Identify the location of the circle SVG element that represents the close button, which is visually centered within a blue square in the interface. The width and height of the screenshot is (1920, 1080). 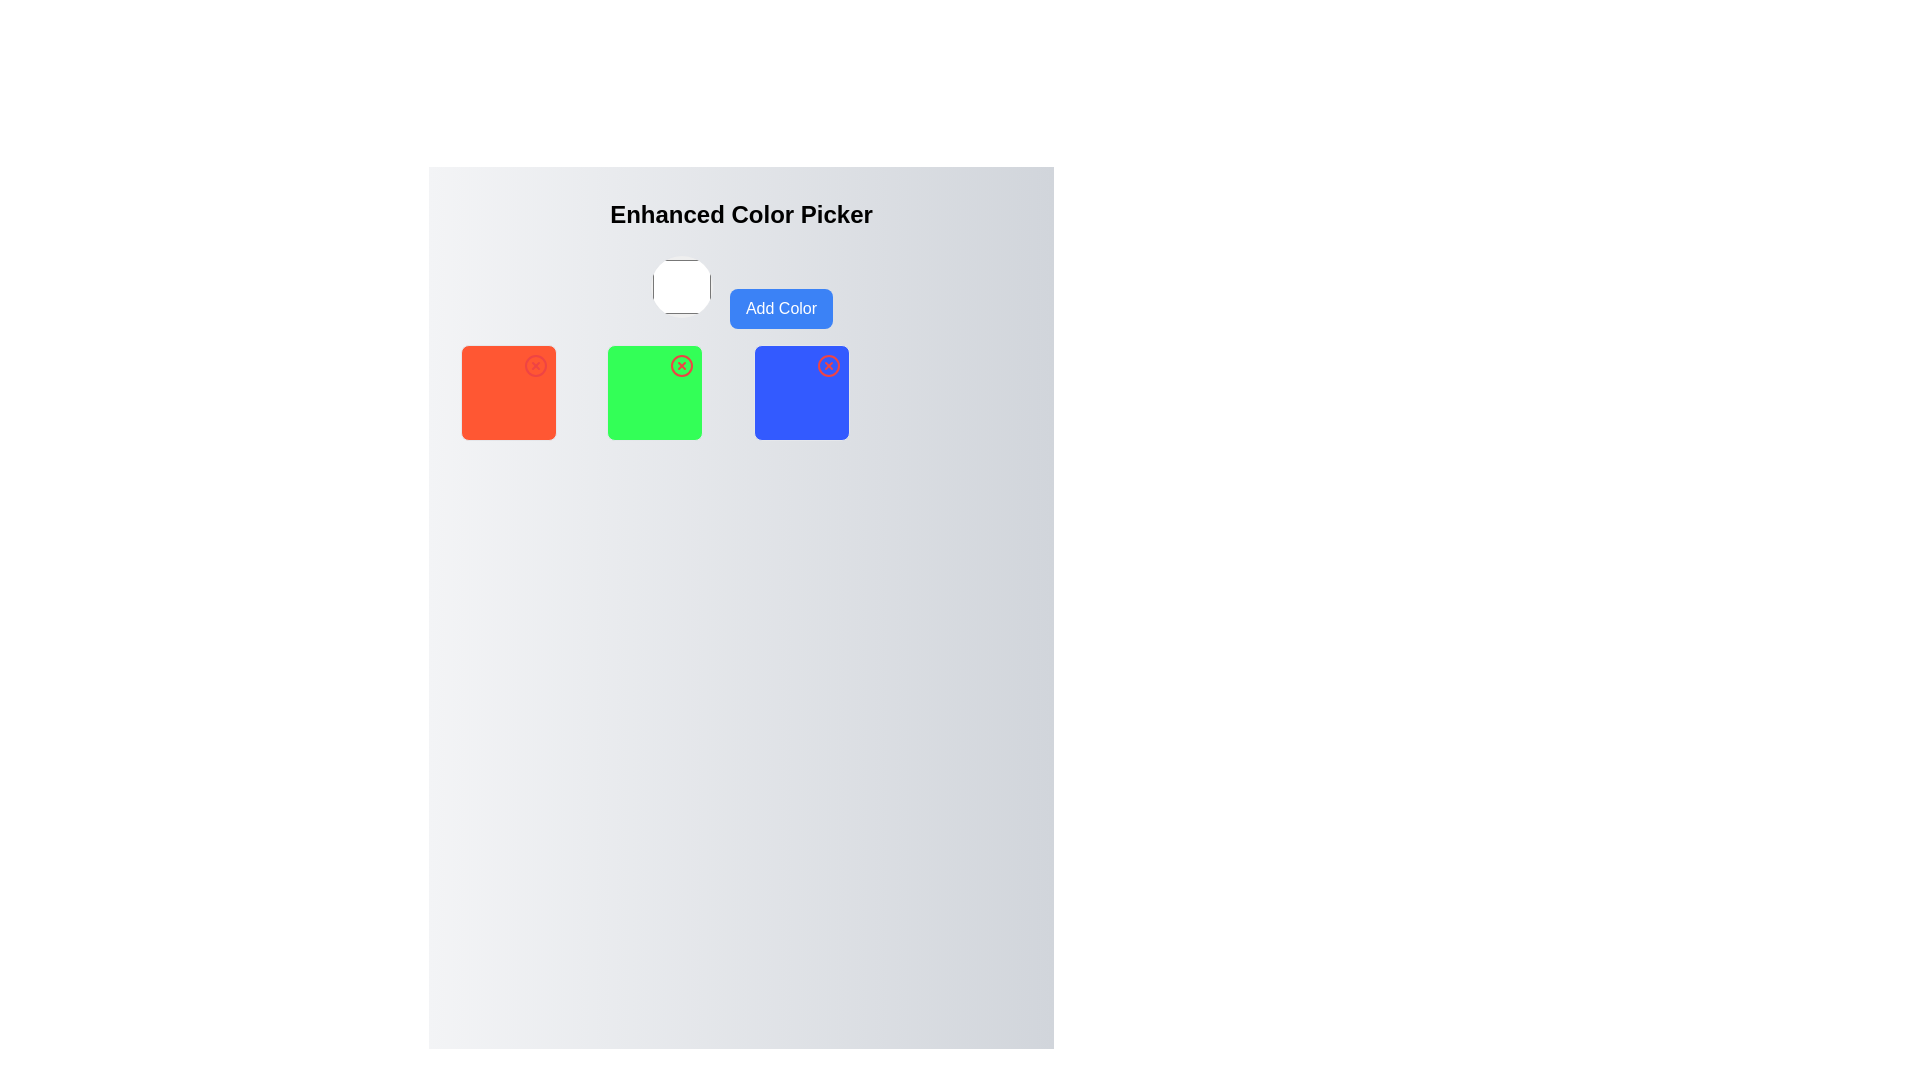
(828, 366).